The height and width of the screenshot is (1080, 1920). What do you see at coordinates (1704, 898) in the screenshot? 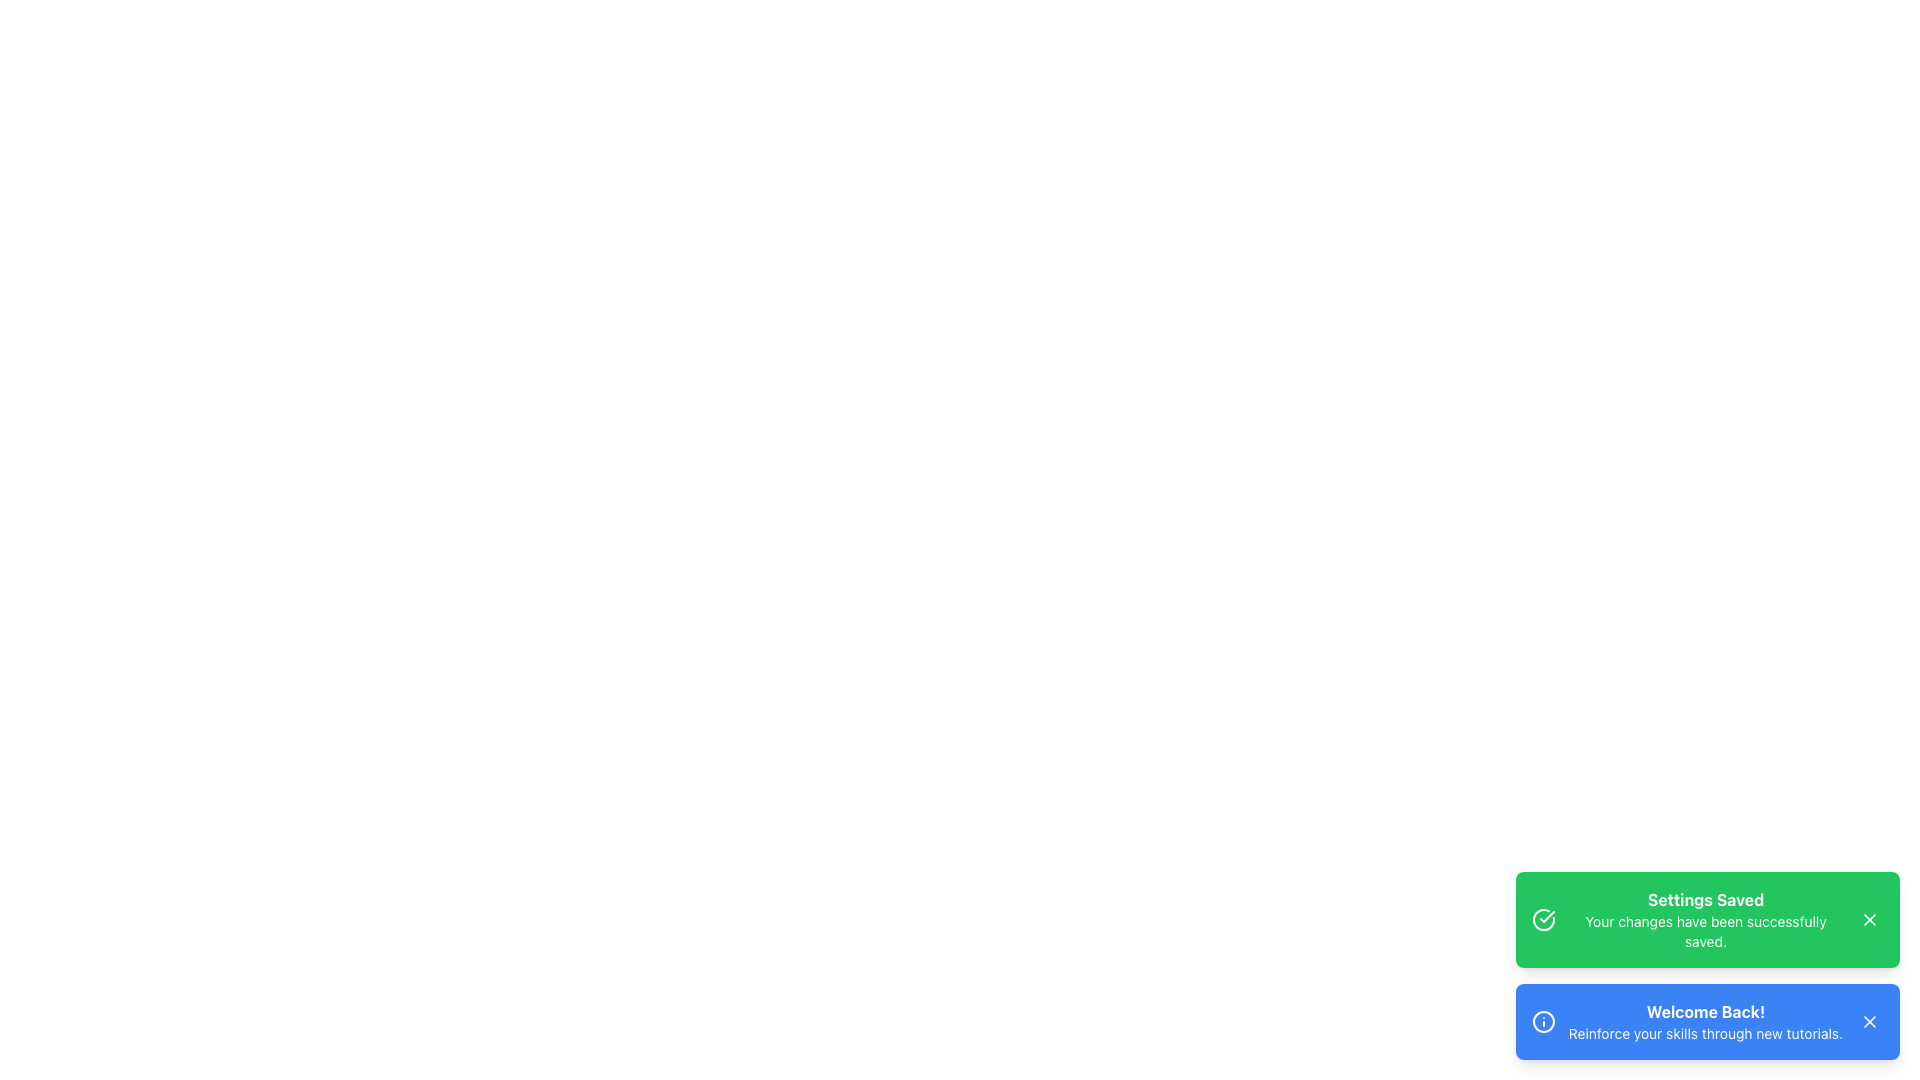
I see `the title text label of the notification card indicating a successful action related to settings, located at the bottom-right corner of the interface` at bounding box center [1704, 898].